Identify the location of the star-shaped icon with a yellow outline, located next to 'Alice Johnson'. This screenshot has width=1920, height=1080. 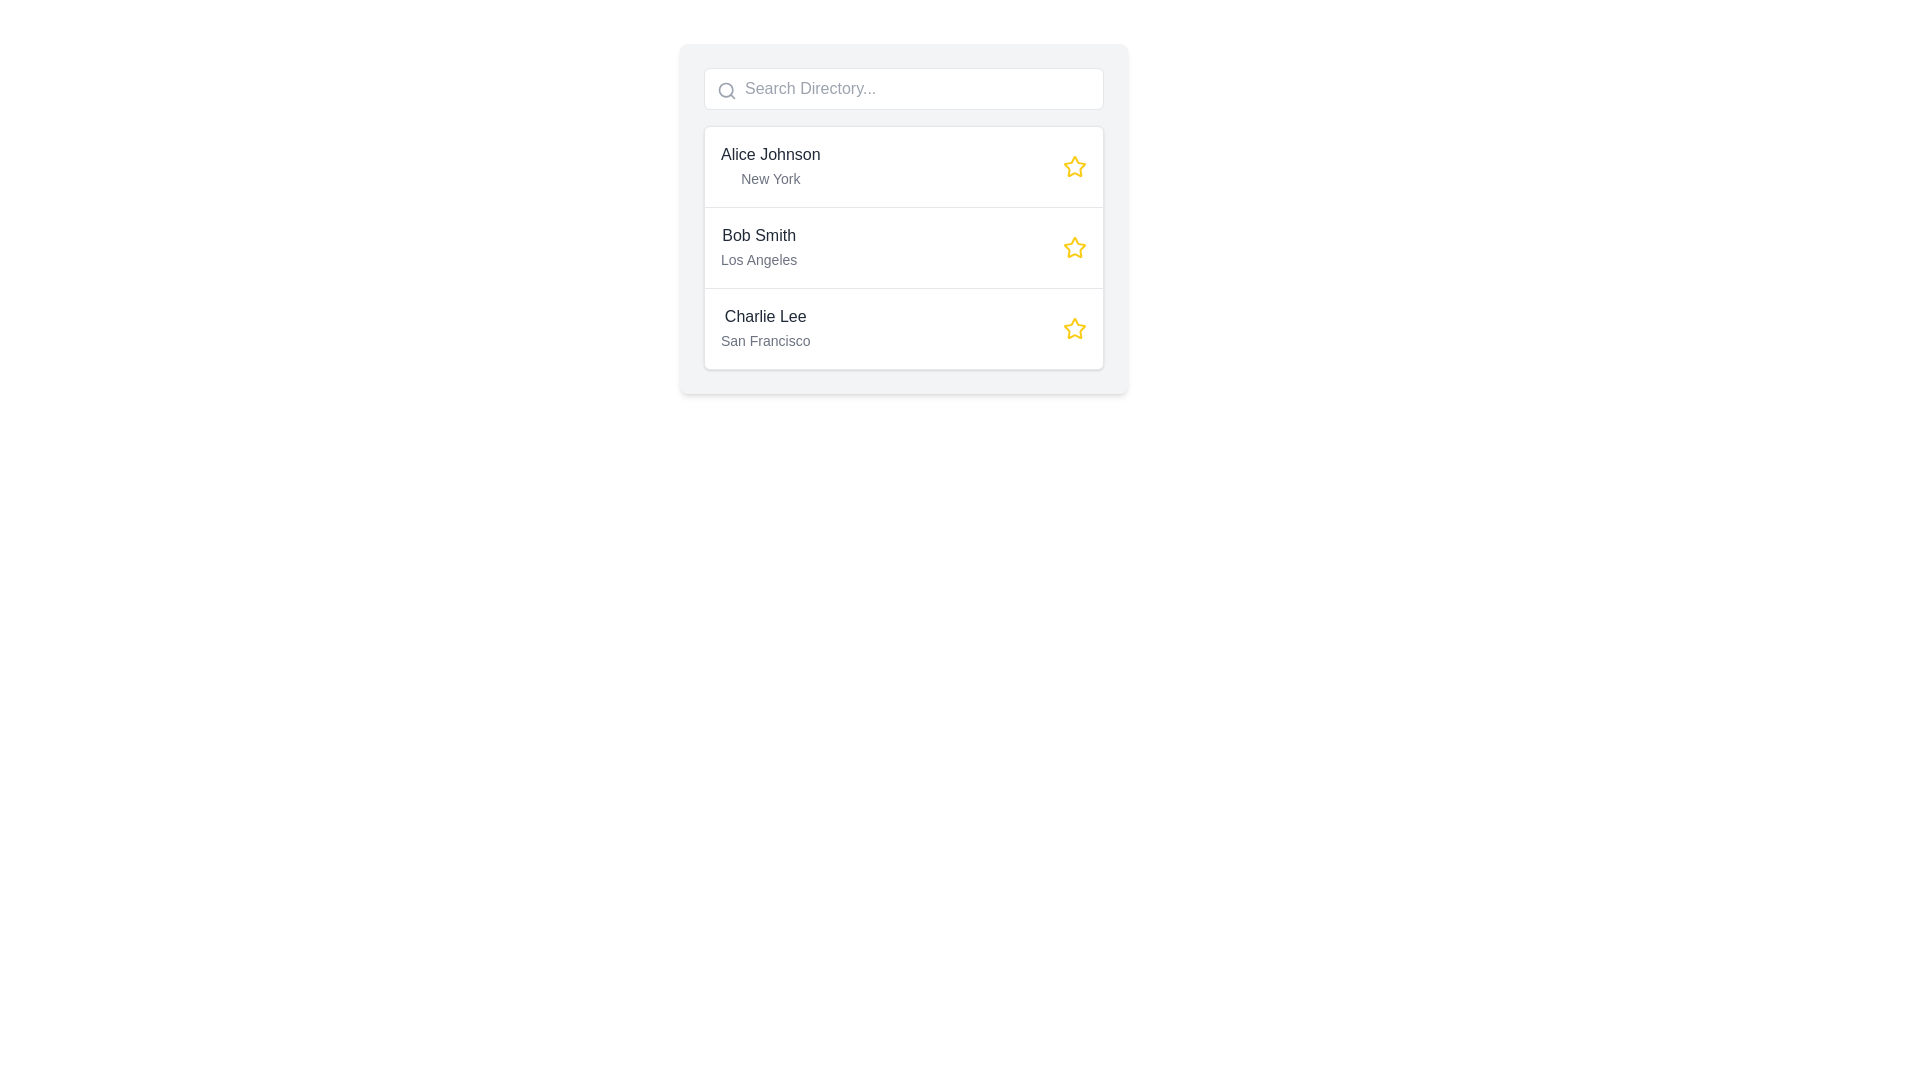
(1074, 165).